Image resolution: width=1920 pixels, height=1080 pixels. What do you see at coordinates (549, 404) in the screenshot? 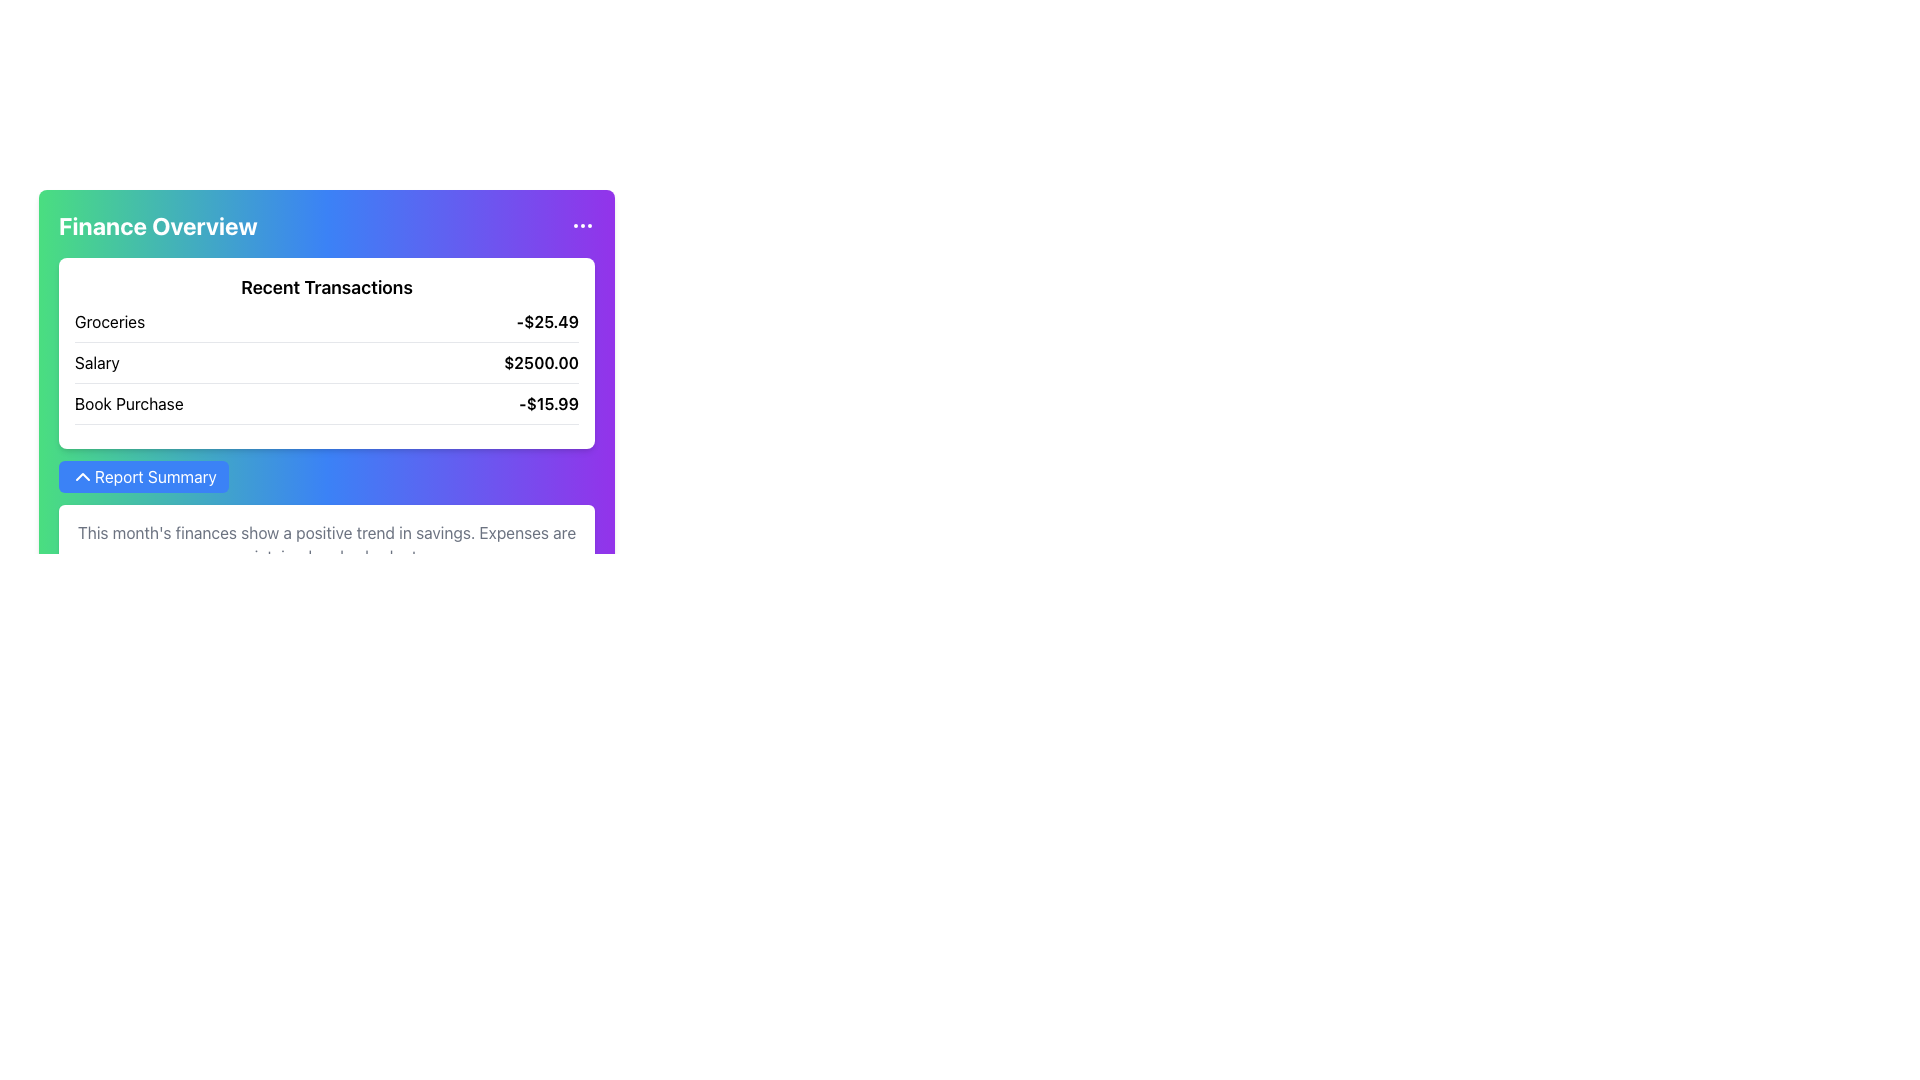
I see `the text label displaying the monetary value for the 'Book Purchase' transaction located in the 'Recent Transactions' section of the 'Finance Overview' card` at bounding box center [549, 404].